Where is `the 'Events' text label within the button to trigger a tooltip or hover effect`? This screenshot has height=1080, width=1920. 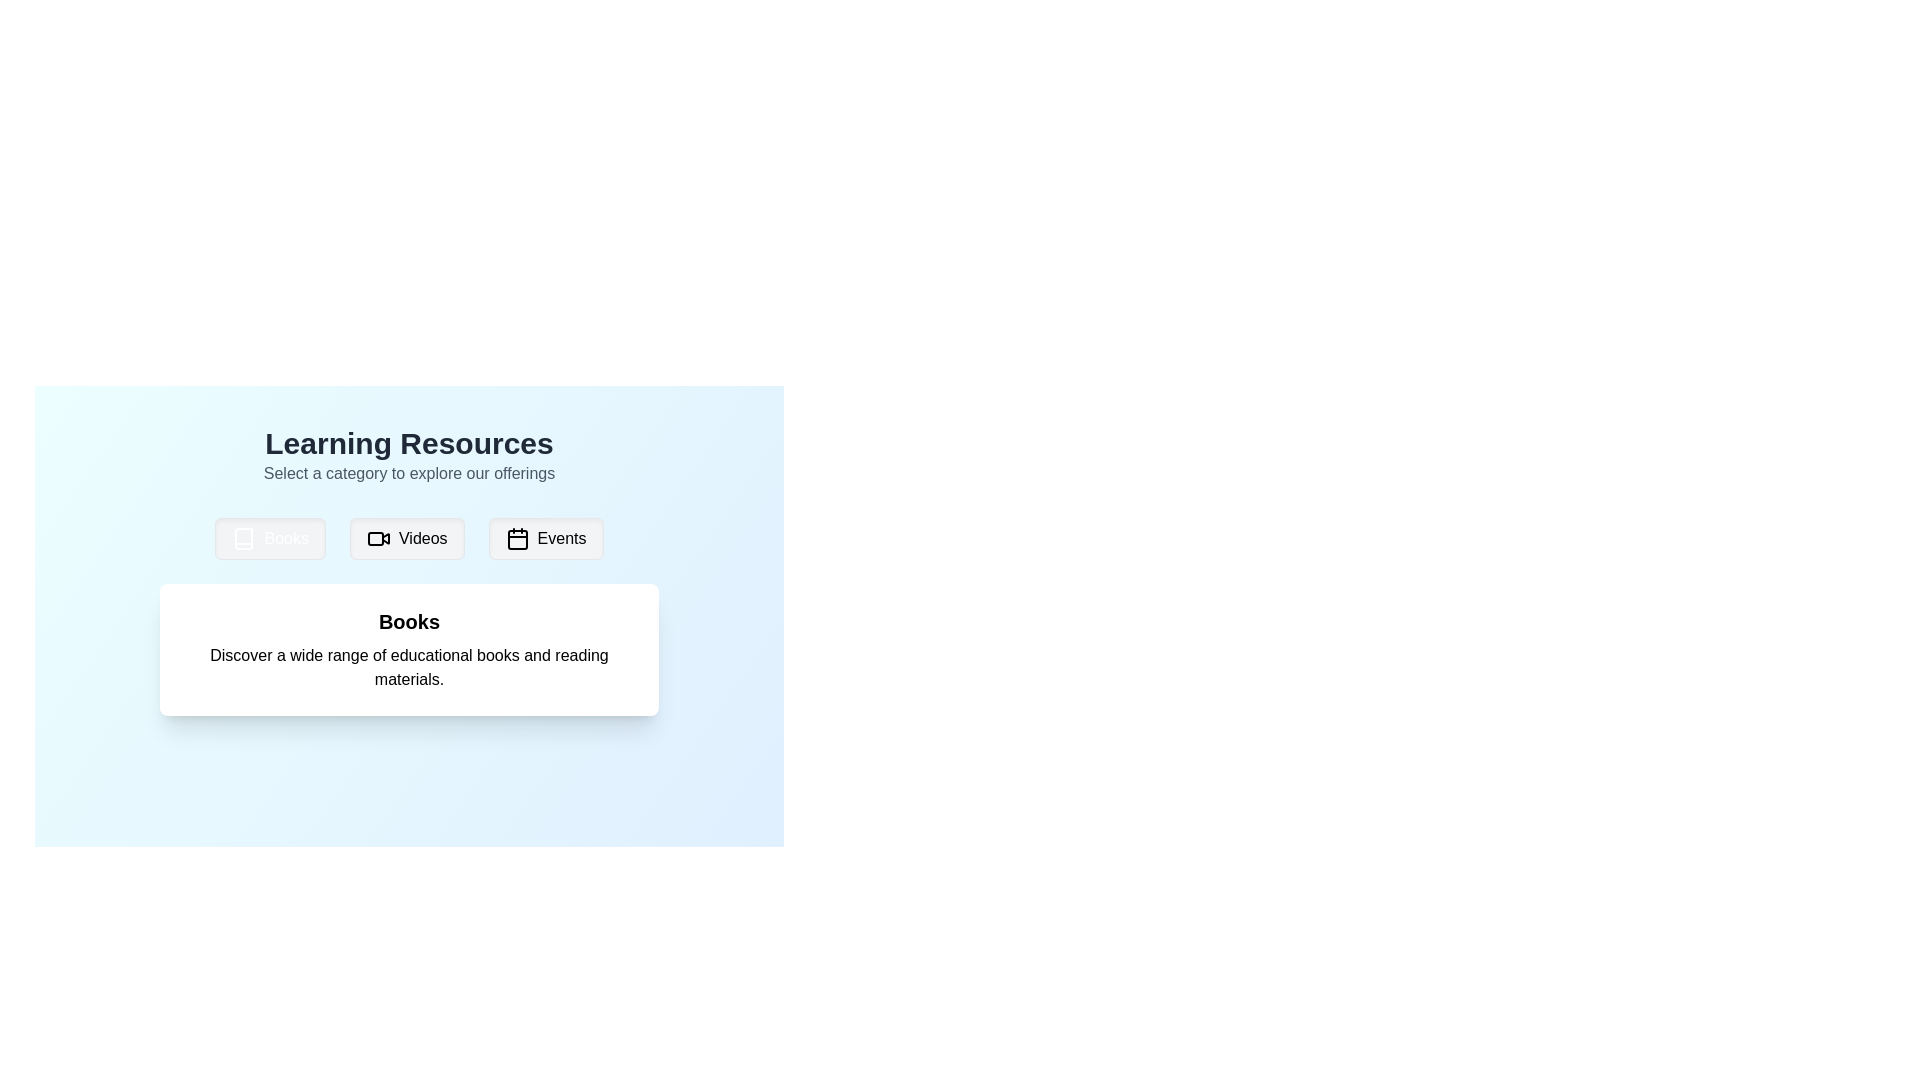 the 'Events' text label within the button to trigger a tooltip or hover effect is located at coordinates (560, 538).